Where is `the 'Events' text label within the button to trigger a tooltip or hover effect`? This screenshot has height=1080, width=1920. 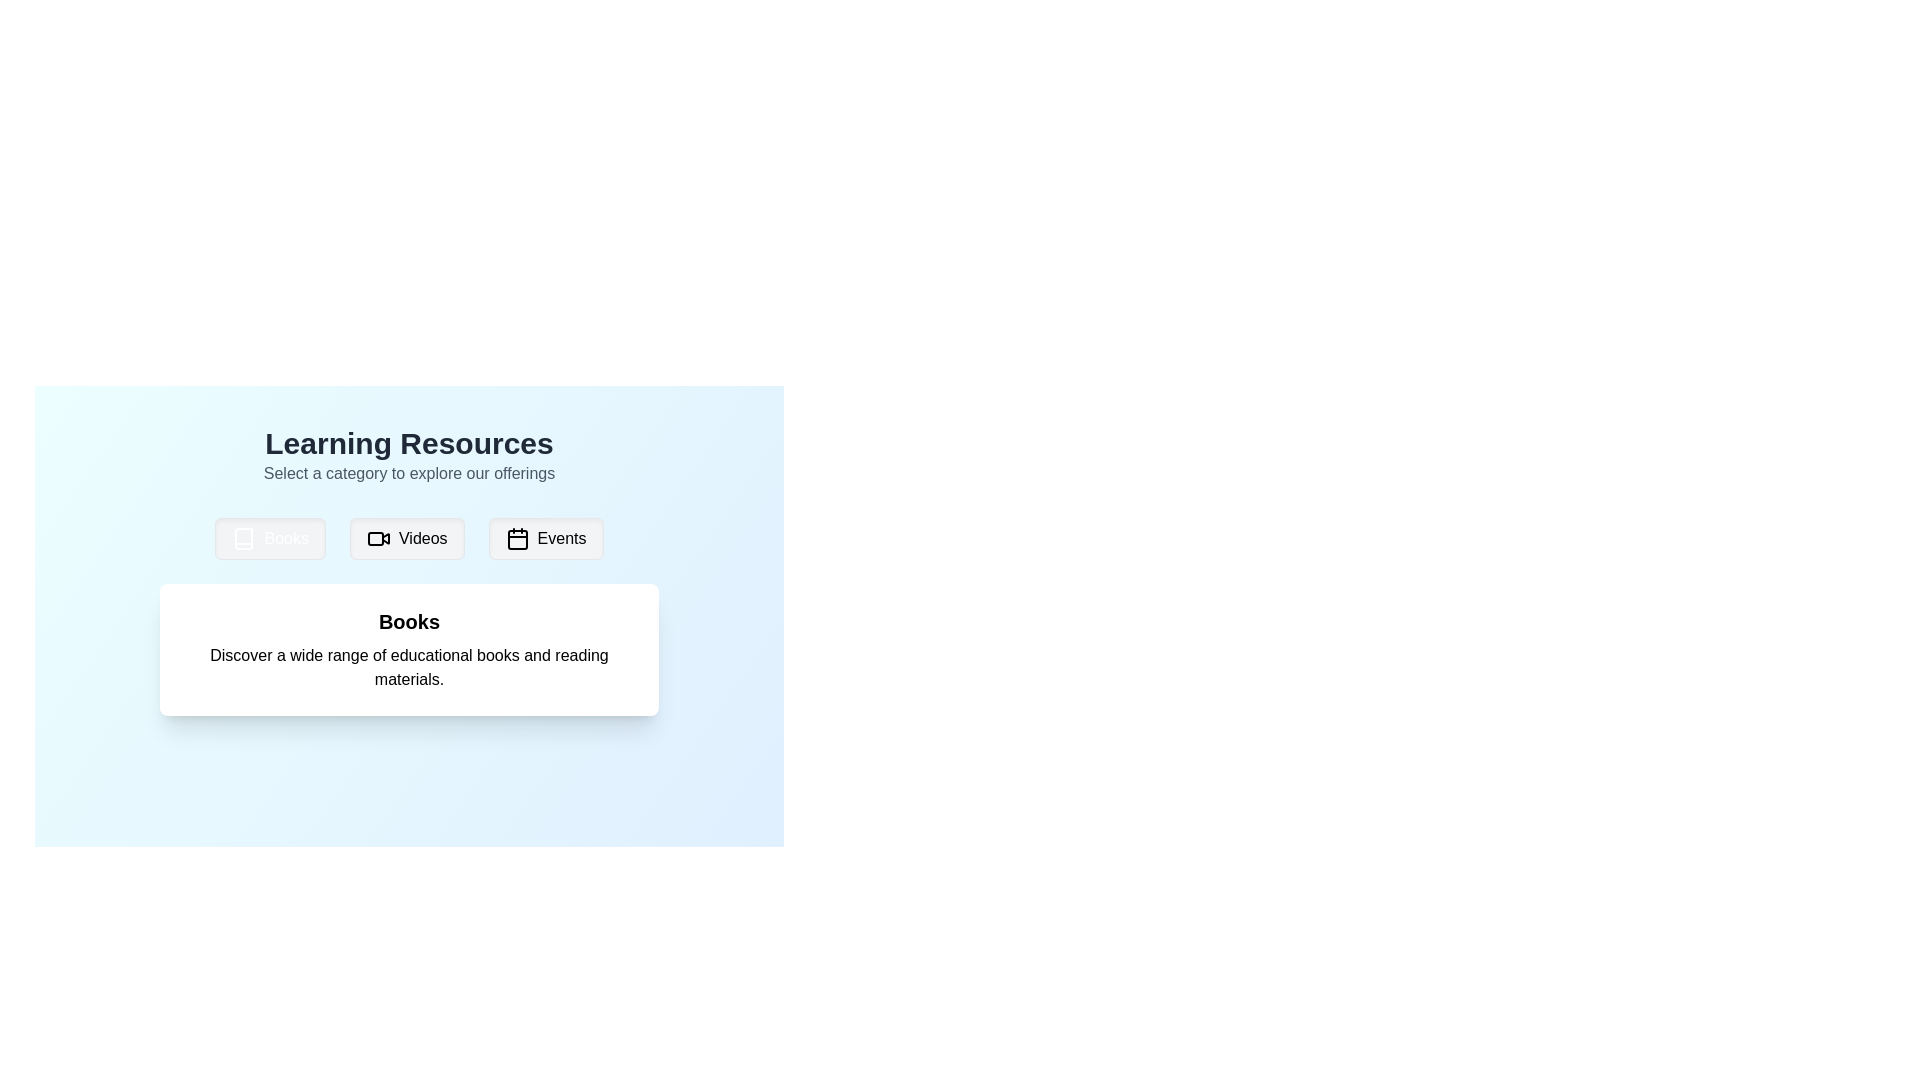 the 'Events' text label within the button to trigger a tooltip or hover effect is located at coordinates (560, 538).